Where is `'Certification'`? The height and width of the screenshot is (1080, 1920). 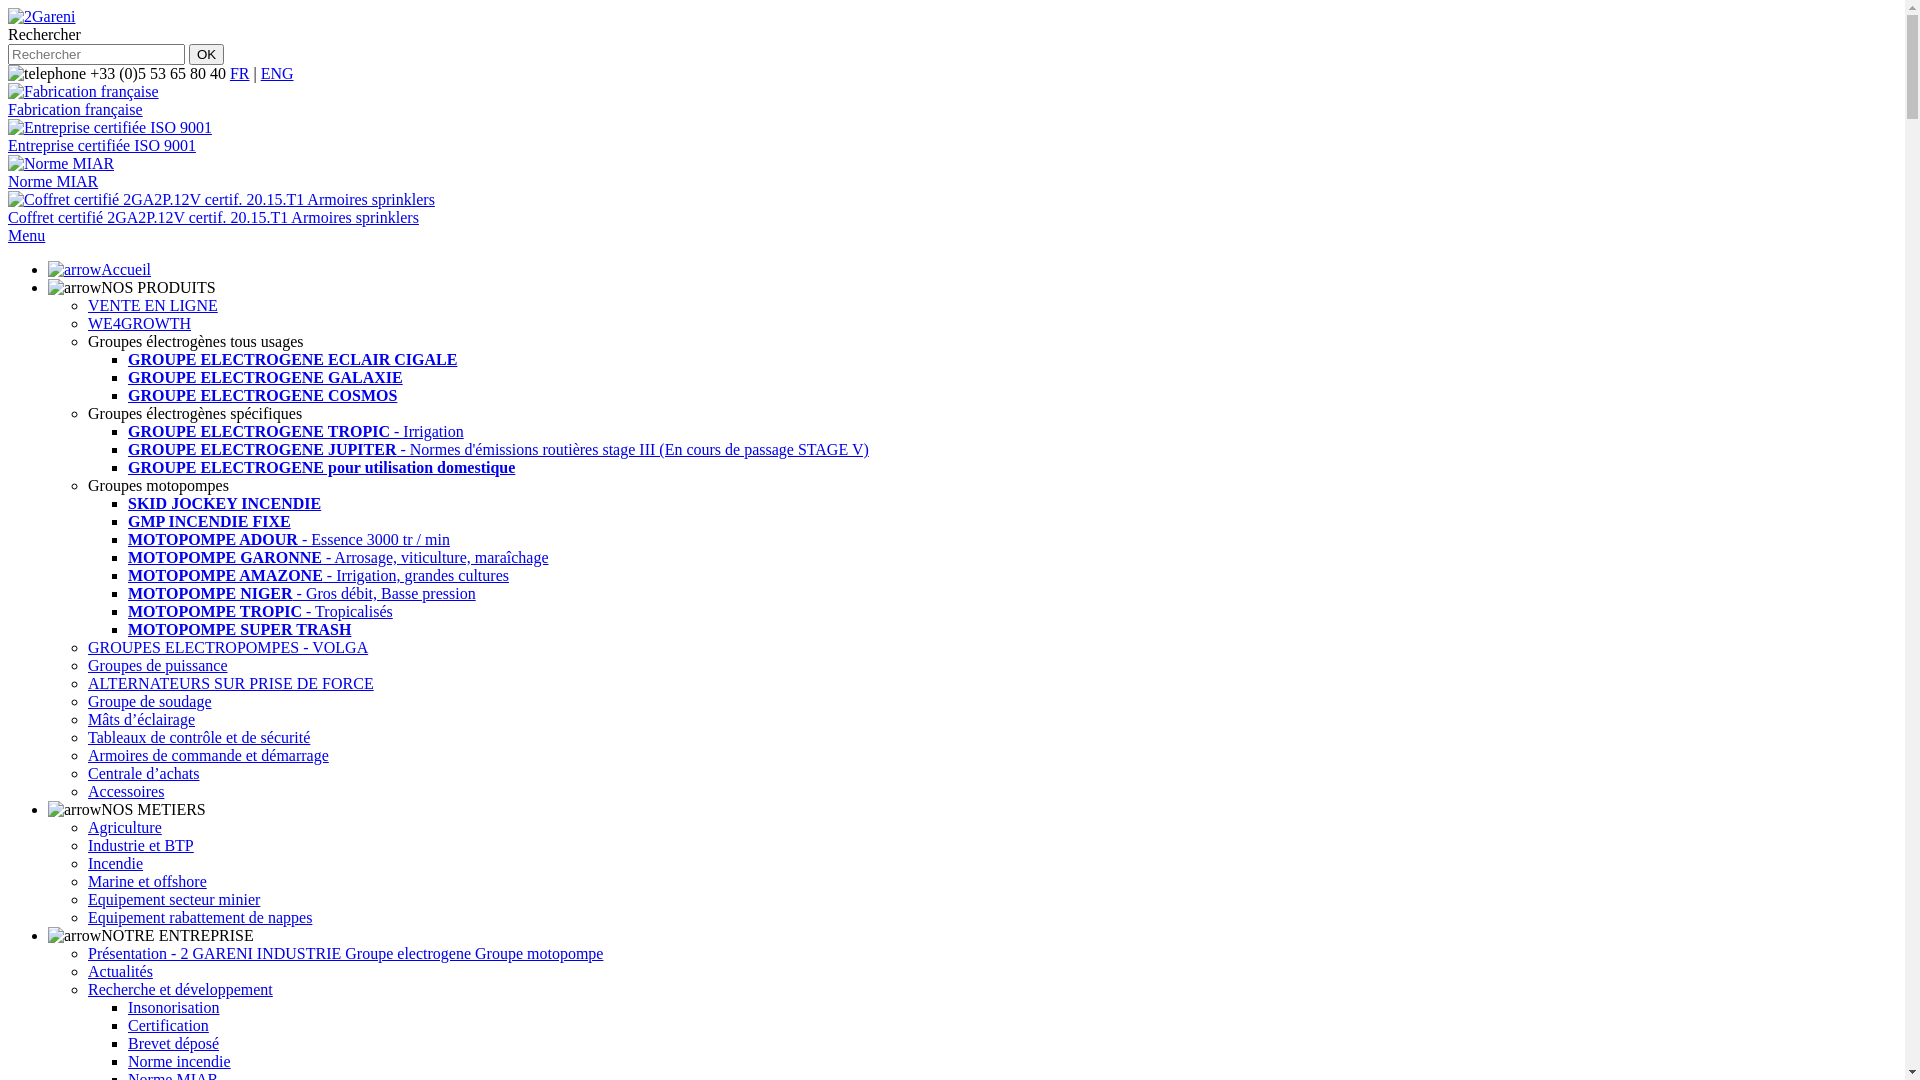
'Certification' is located at coordinates (168, 1025).